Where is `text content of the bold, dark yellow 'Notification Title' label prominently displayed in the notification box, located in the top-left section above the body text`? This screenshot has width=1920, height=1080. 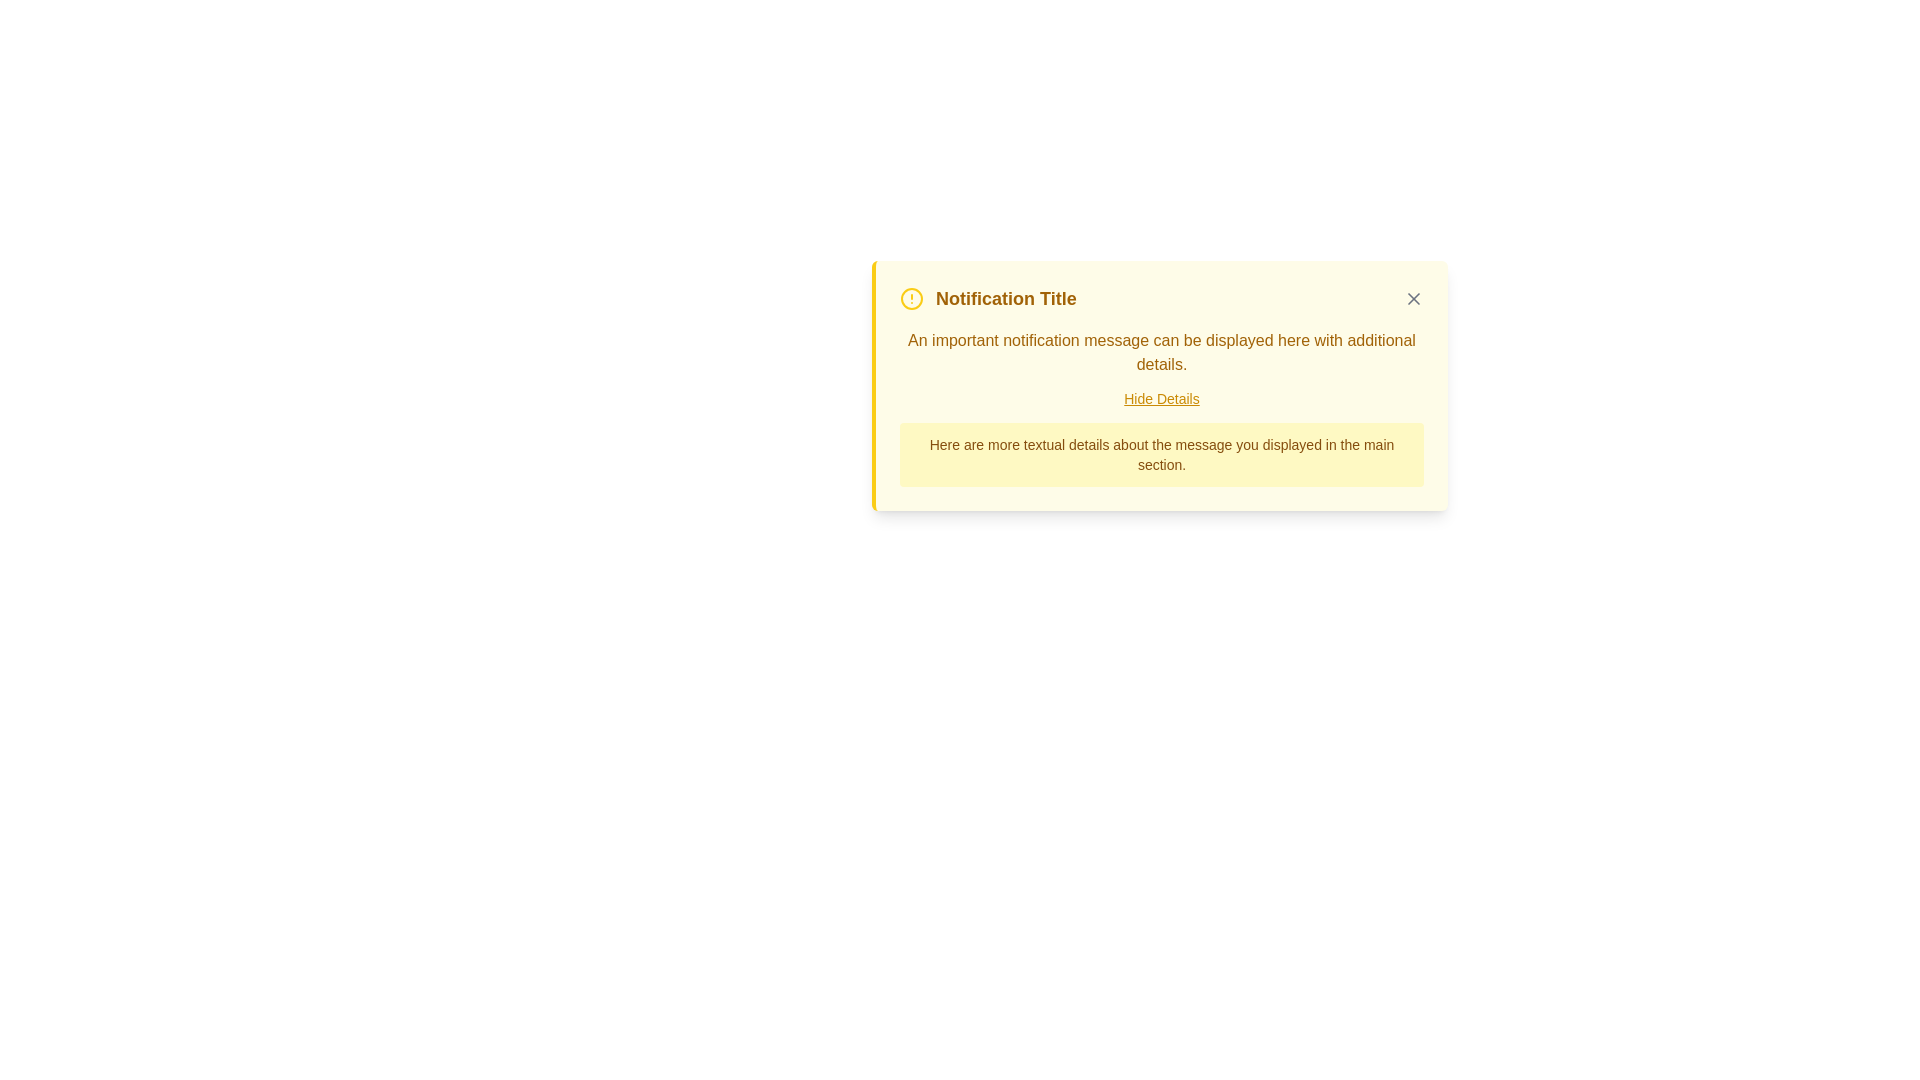 text content of the bold, dark yellow 'Notification Title' label prominently displayed in the notification box, located in the top-left section above the body text is located at coordinates (1006, 299).